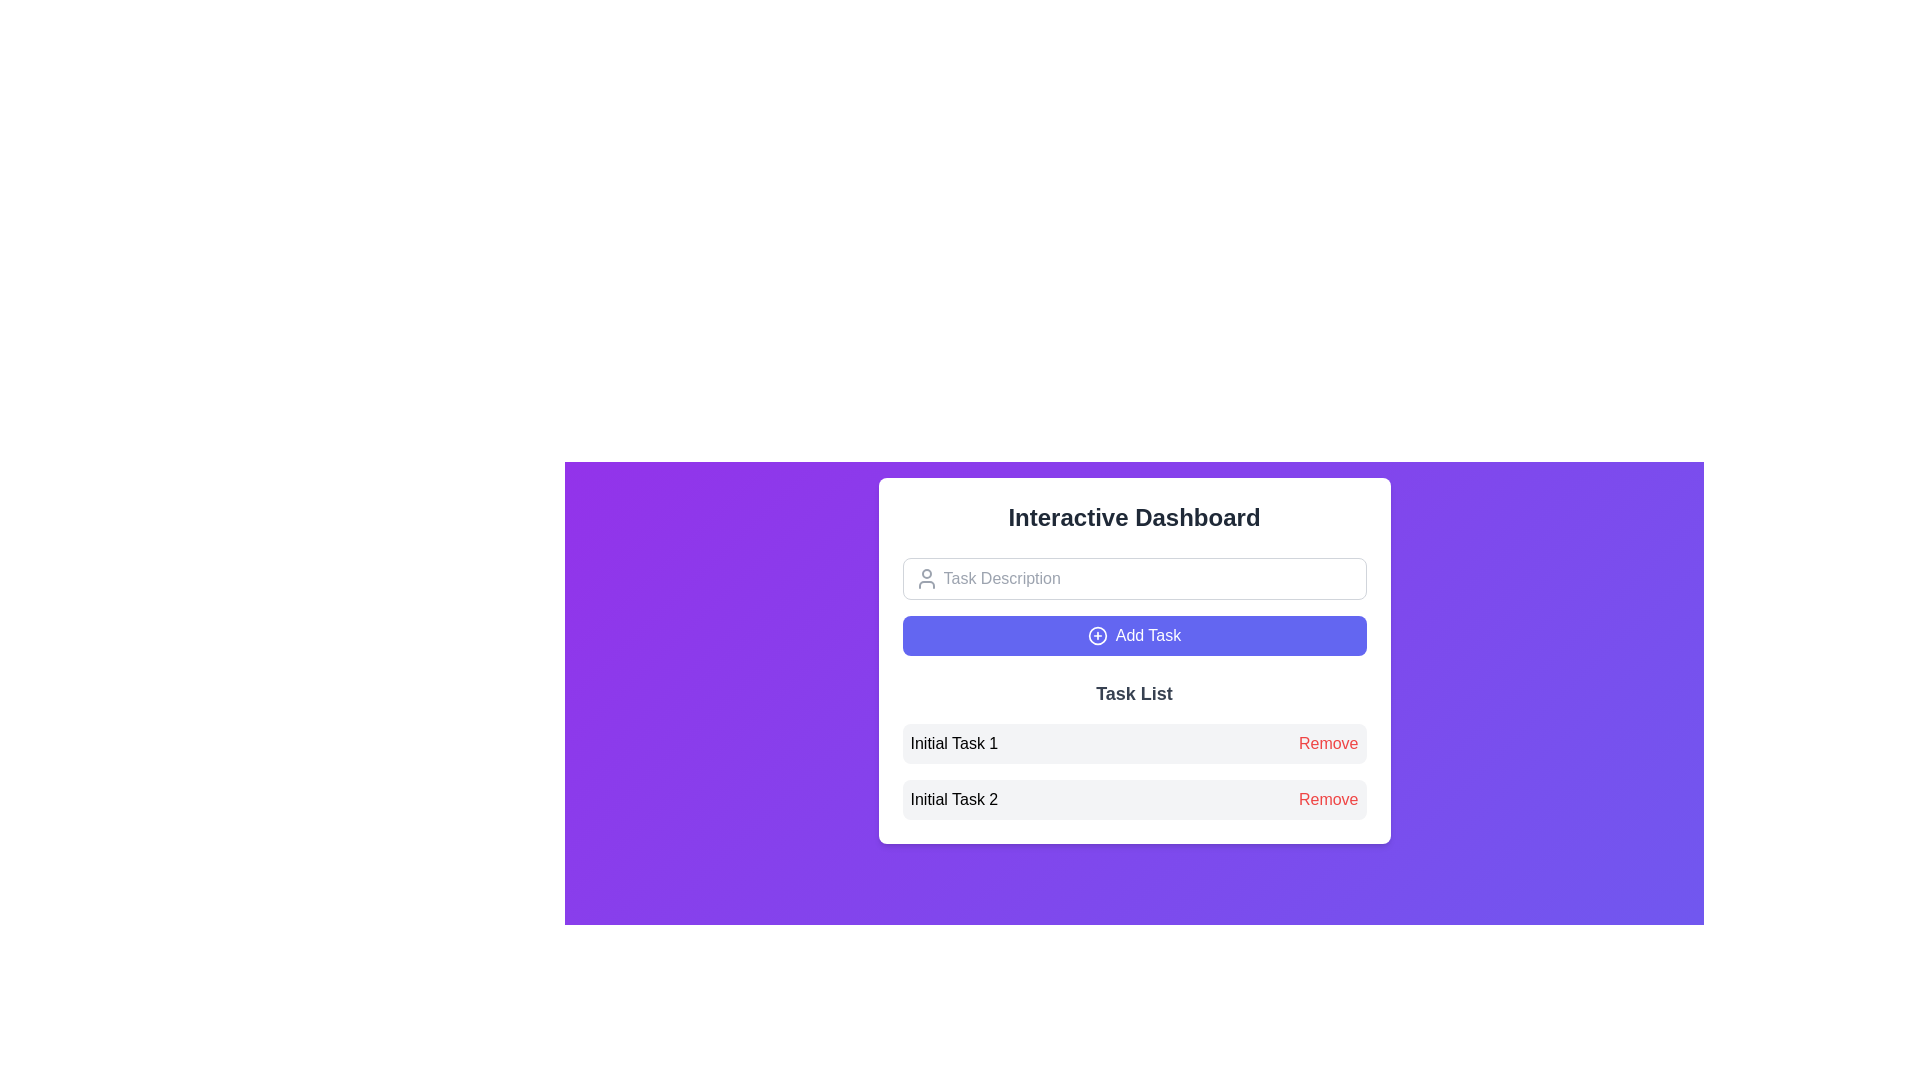 This screenshot has width=1920, height=1080. What do you see at coordinates (1134, 636) in the screenshot?
I see `the purple 'Add Task' button with a white plus icon located in the 'Interactive Dashboard' panel` at bounding box center [1134, 636].